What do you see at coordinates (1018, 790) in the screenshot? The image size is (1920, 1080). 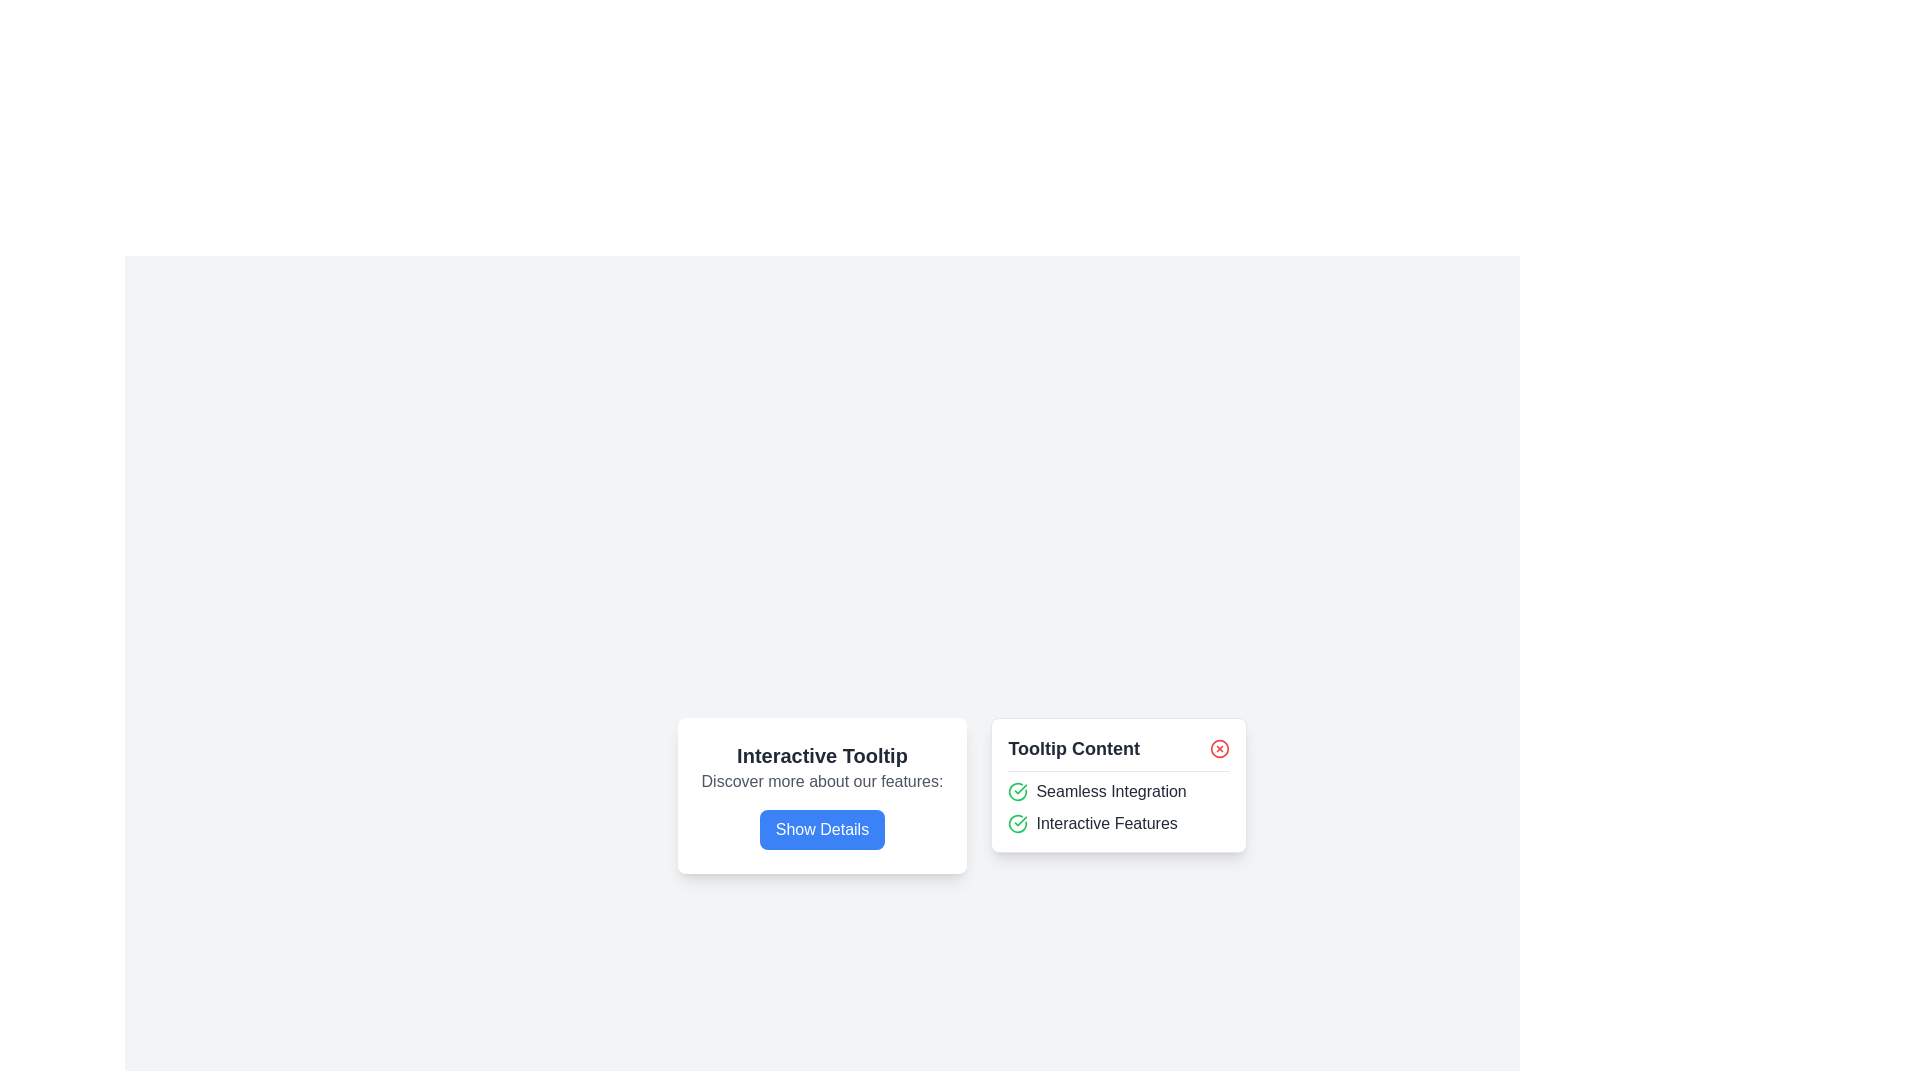 I see `the circular checkmark icon with a green outline, located to the left of the text 'Seamless Integration' in the tooltip content box` at bounding box center [1018, 790].